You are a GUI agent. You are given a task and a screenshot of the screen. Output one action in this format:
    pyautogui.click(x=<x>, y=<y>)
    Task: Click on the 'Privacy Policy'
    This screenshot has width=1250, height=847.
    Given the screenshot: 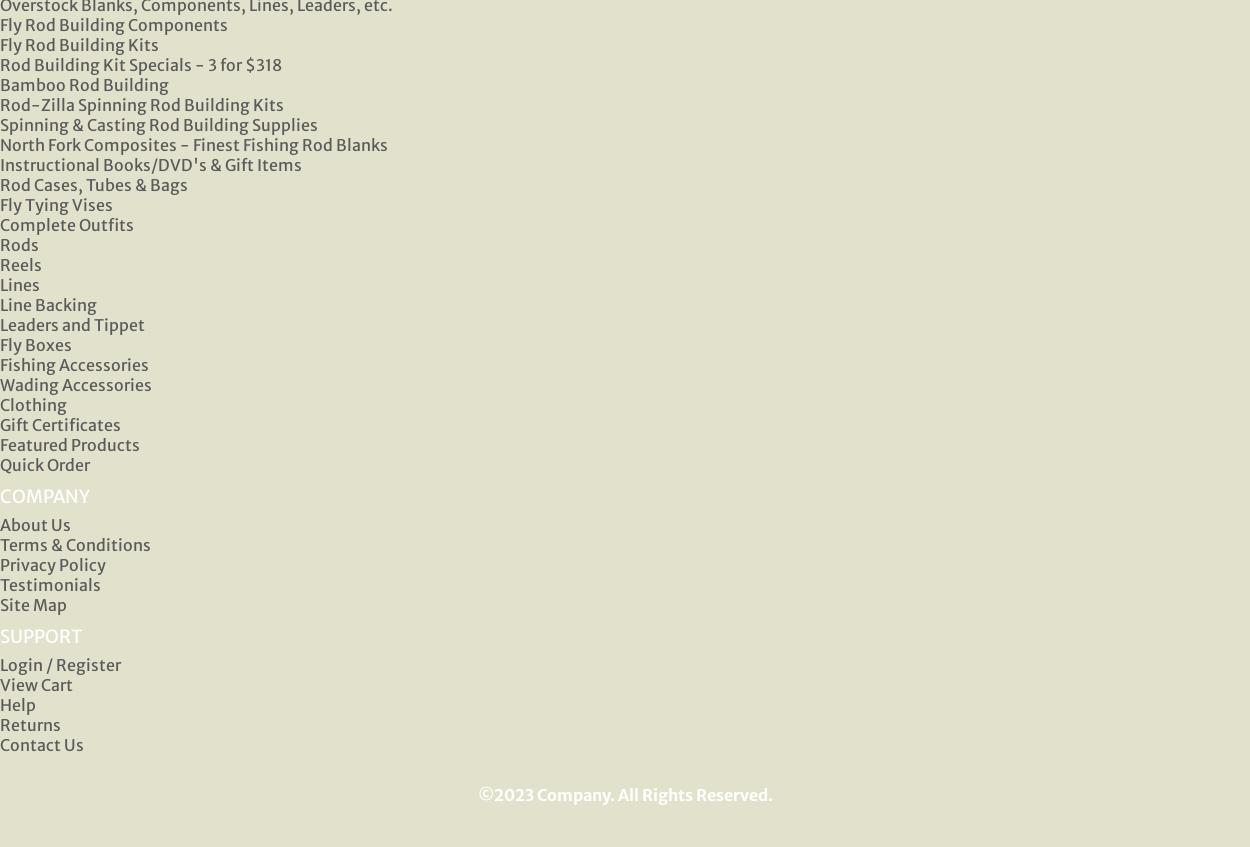 What is the action you would take?
    pyautogui.click(x=0, y=565)
    